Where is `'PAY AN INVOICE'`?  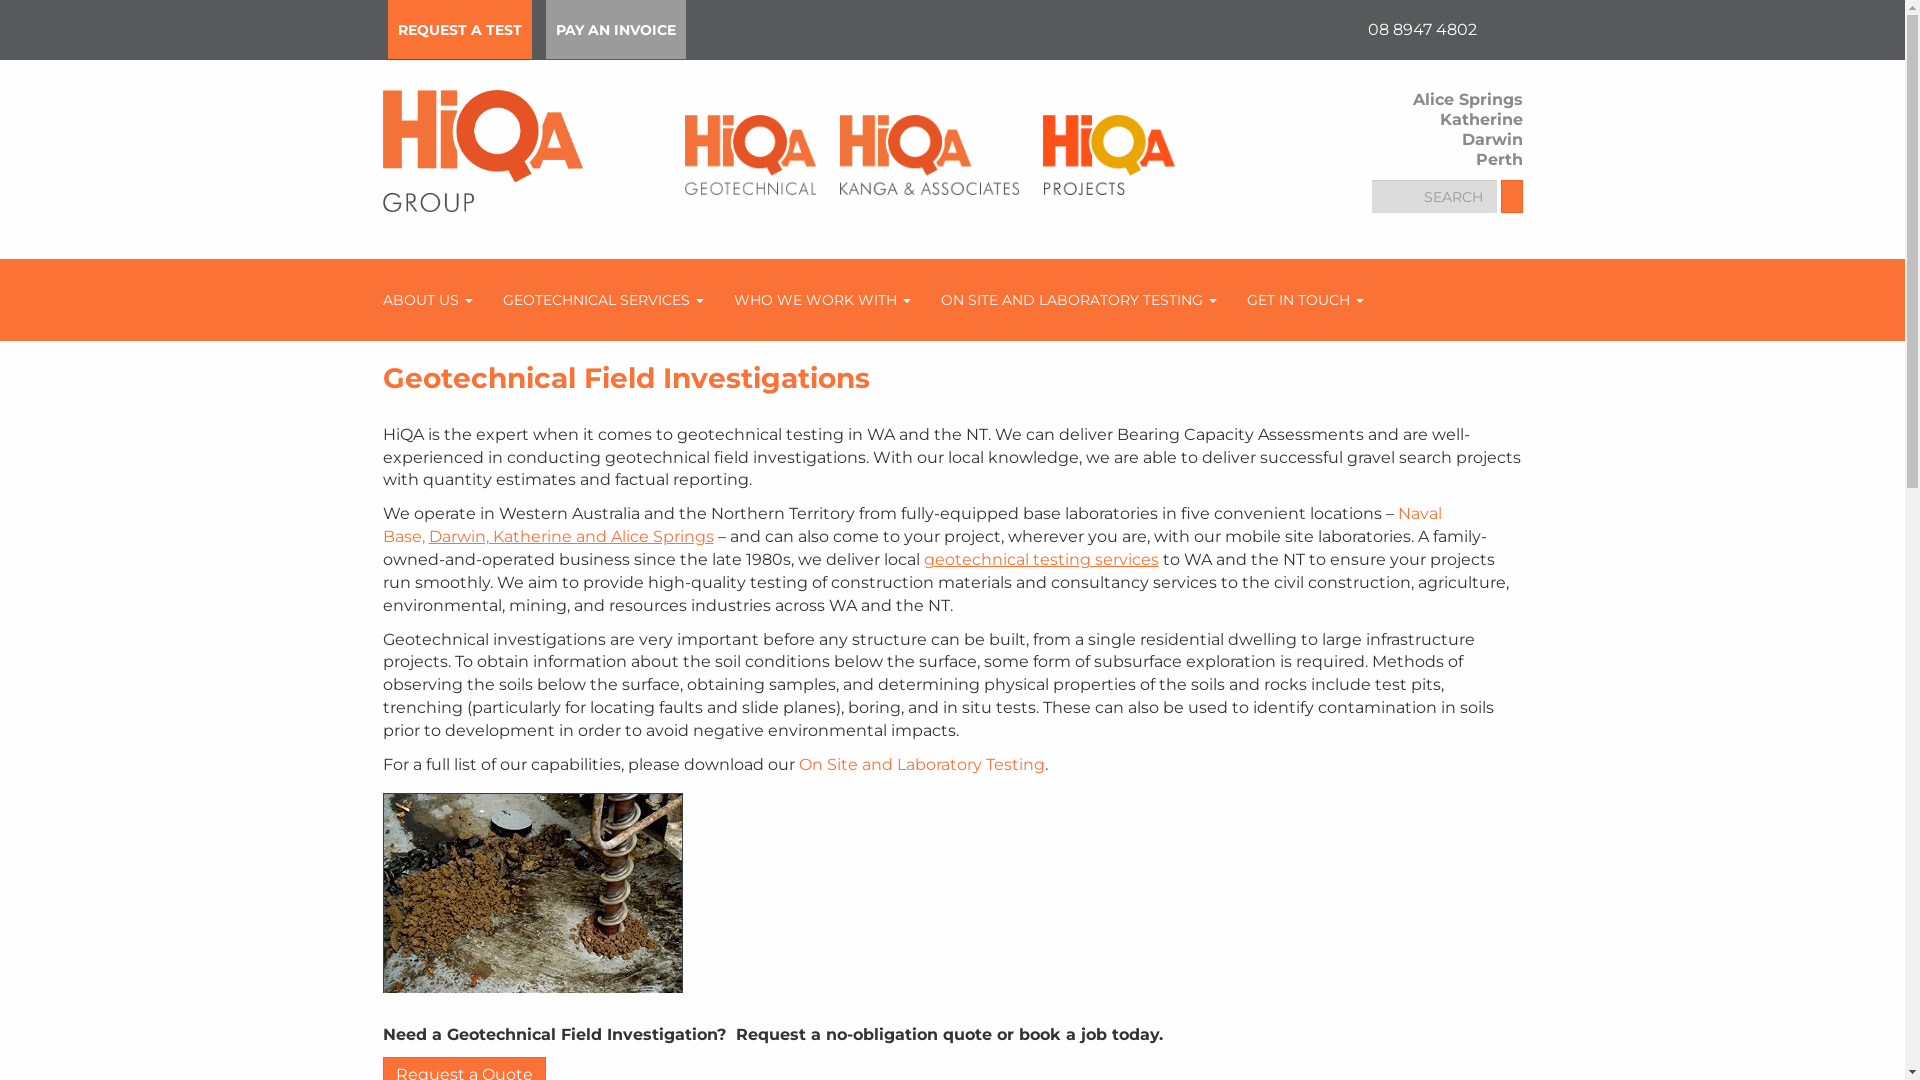
'PAY AN INVOICE' is located at coordinates (614, 29).